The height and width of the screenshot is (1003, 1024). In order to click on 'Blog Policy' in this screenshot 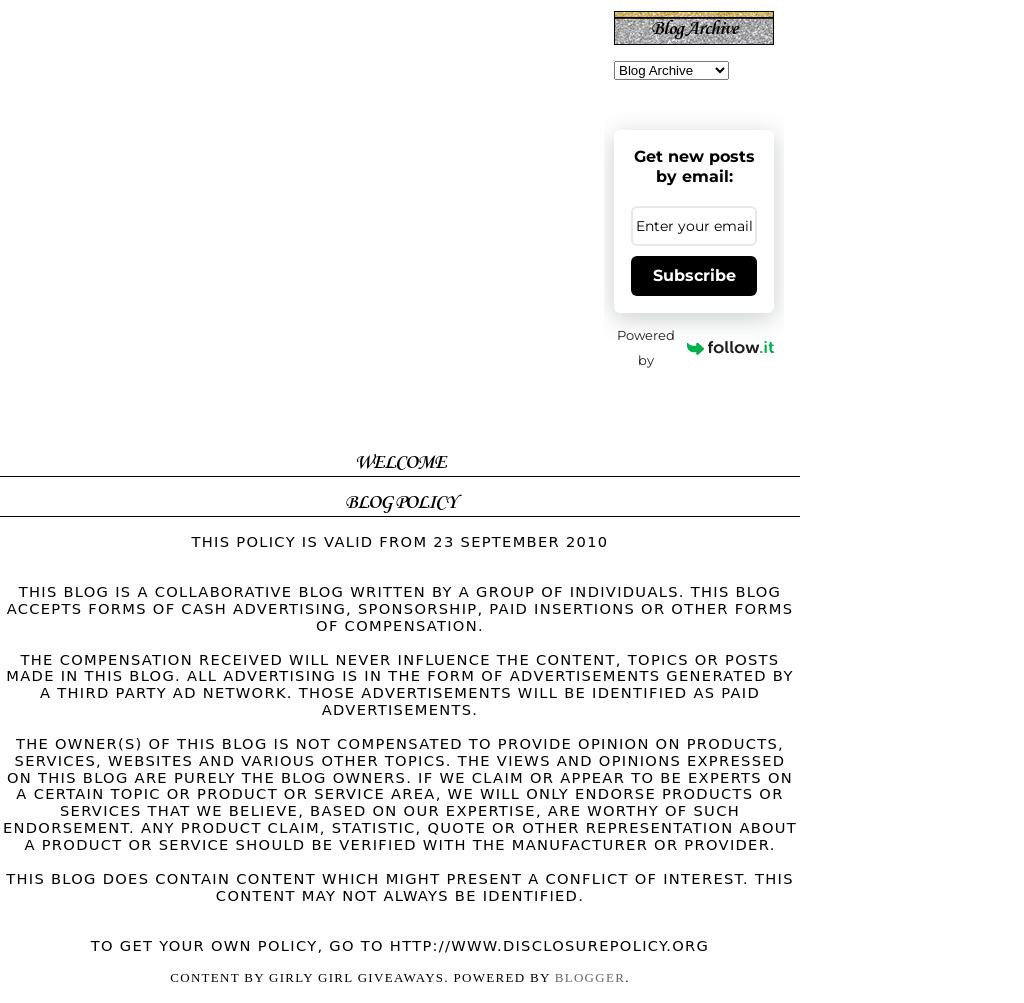, I will do `click(398, 502)`.